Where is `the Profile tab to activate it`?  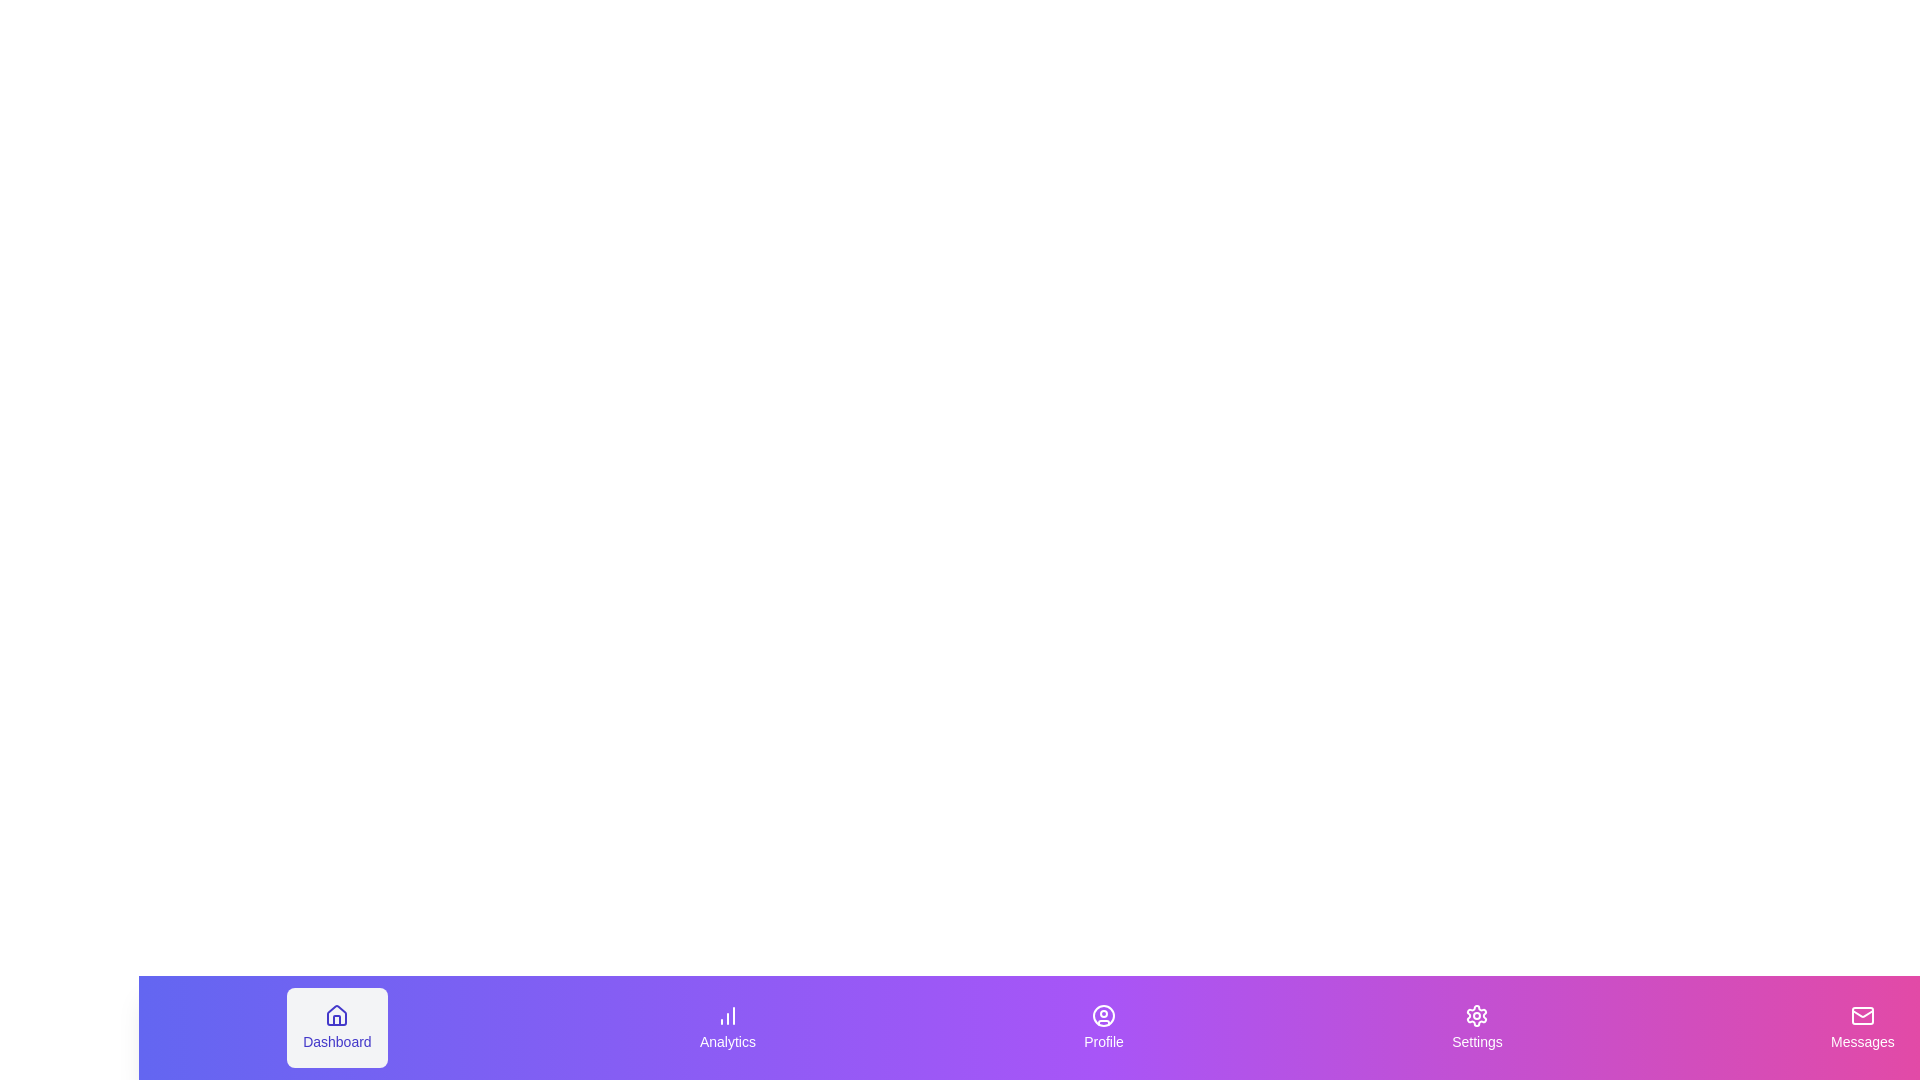 the Profile tab to activate it is located at coordinates (1103, 1028).